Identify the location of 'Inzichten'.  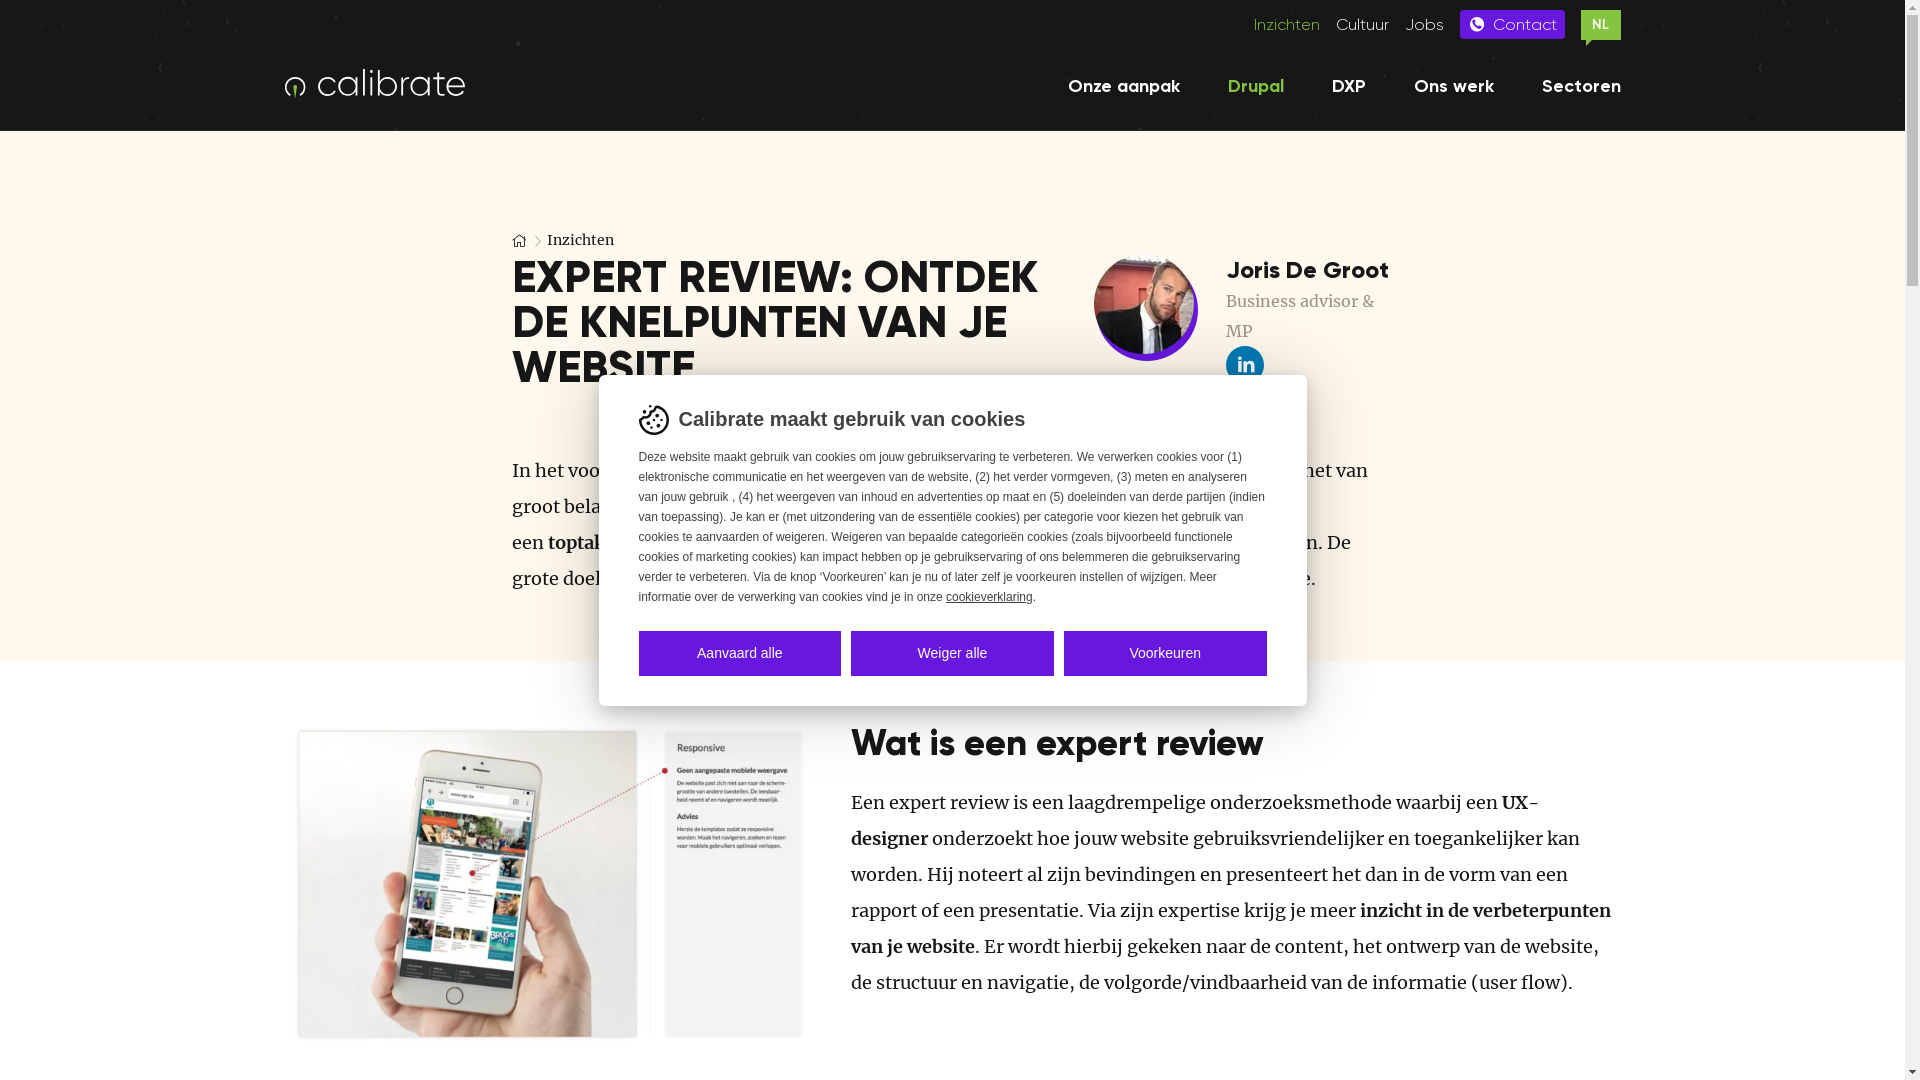
(1286, 24).